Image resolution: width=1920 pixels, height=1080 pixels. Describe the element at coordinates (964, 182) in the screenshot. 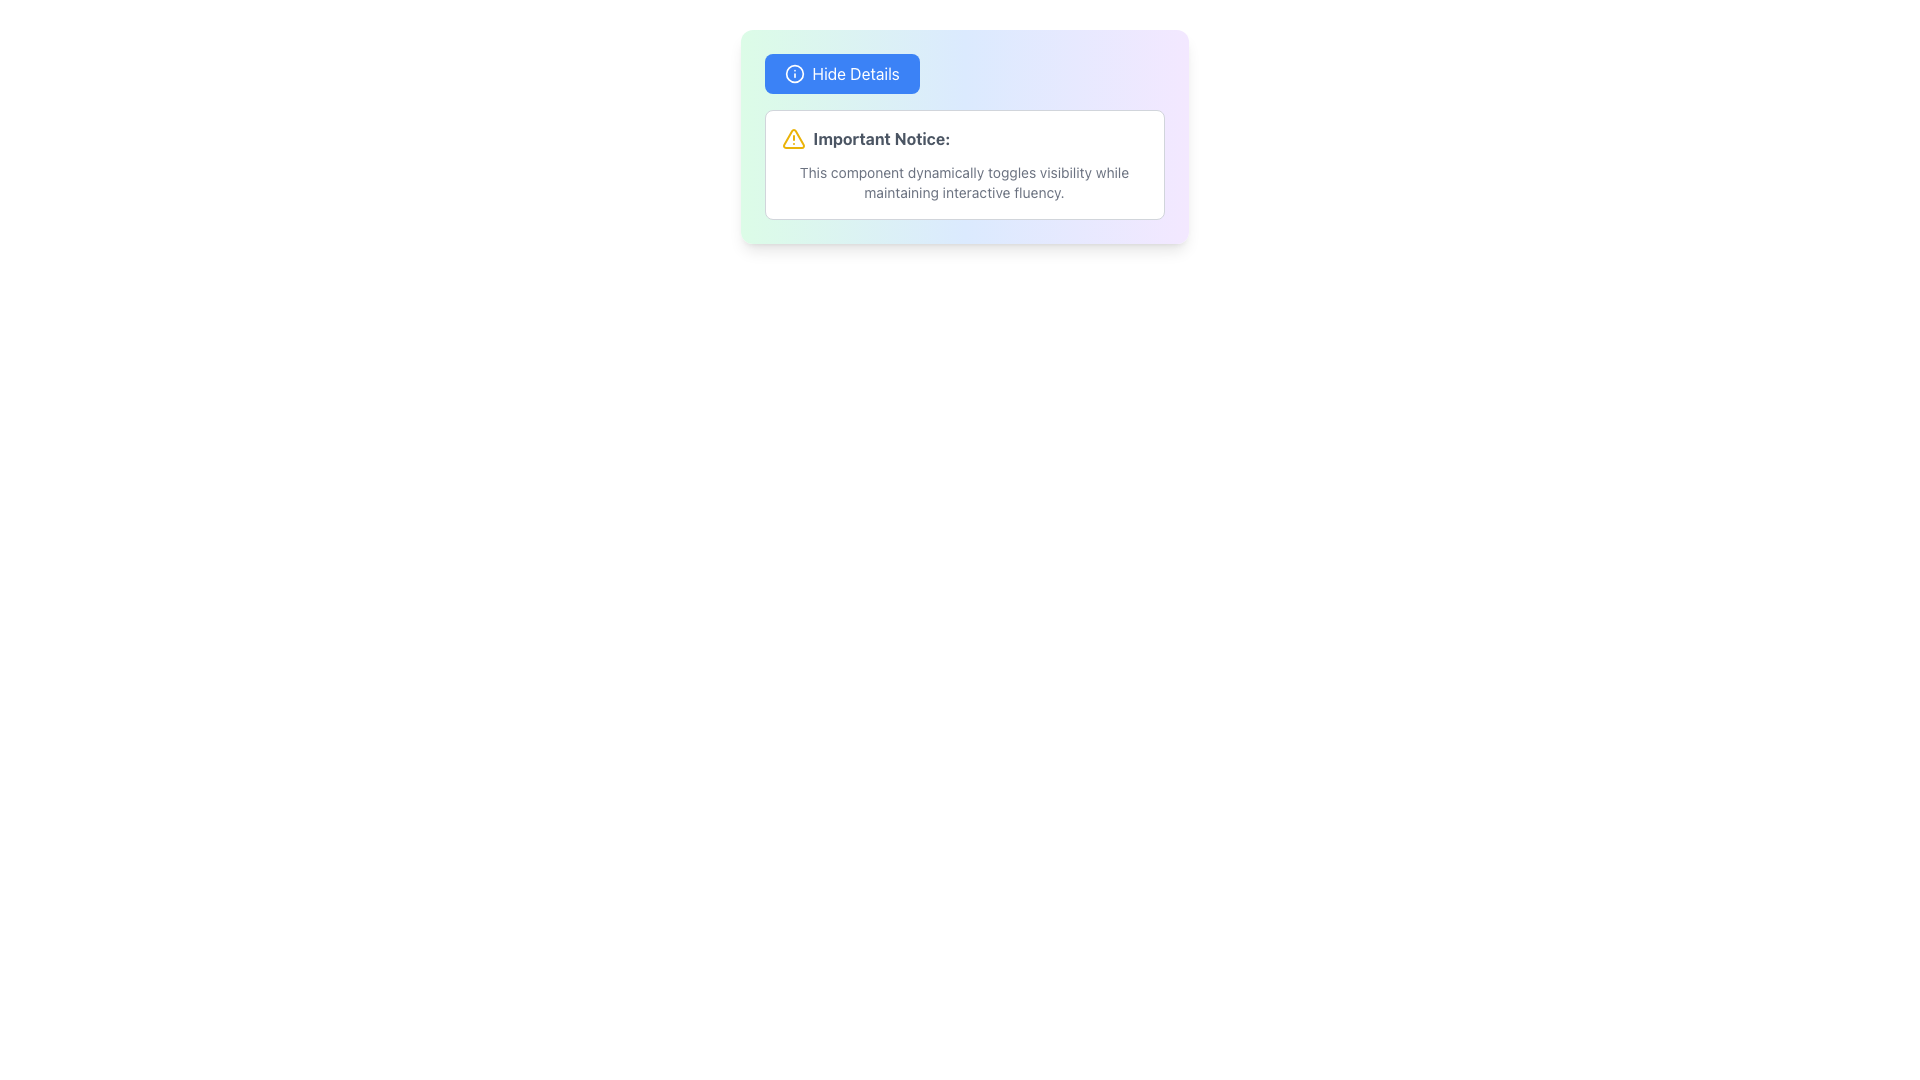

I see `text content of the textual component displaying 'This component dynamically toggles visibility while maintaining interactive fluency.' which is styled in subdued gray and located directly below the 'Important Notice:' label` at that location.